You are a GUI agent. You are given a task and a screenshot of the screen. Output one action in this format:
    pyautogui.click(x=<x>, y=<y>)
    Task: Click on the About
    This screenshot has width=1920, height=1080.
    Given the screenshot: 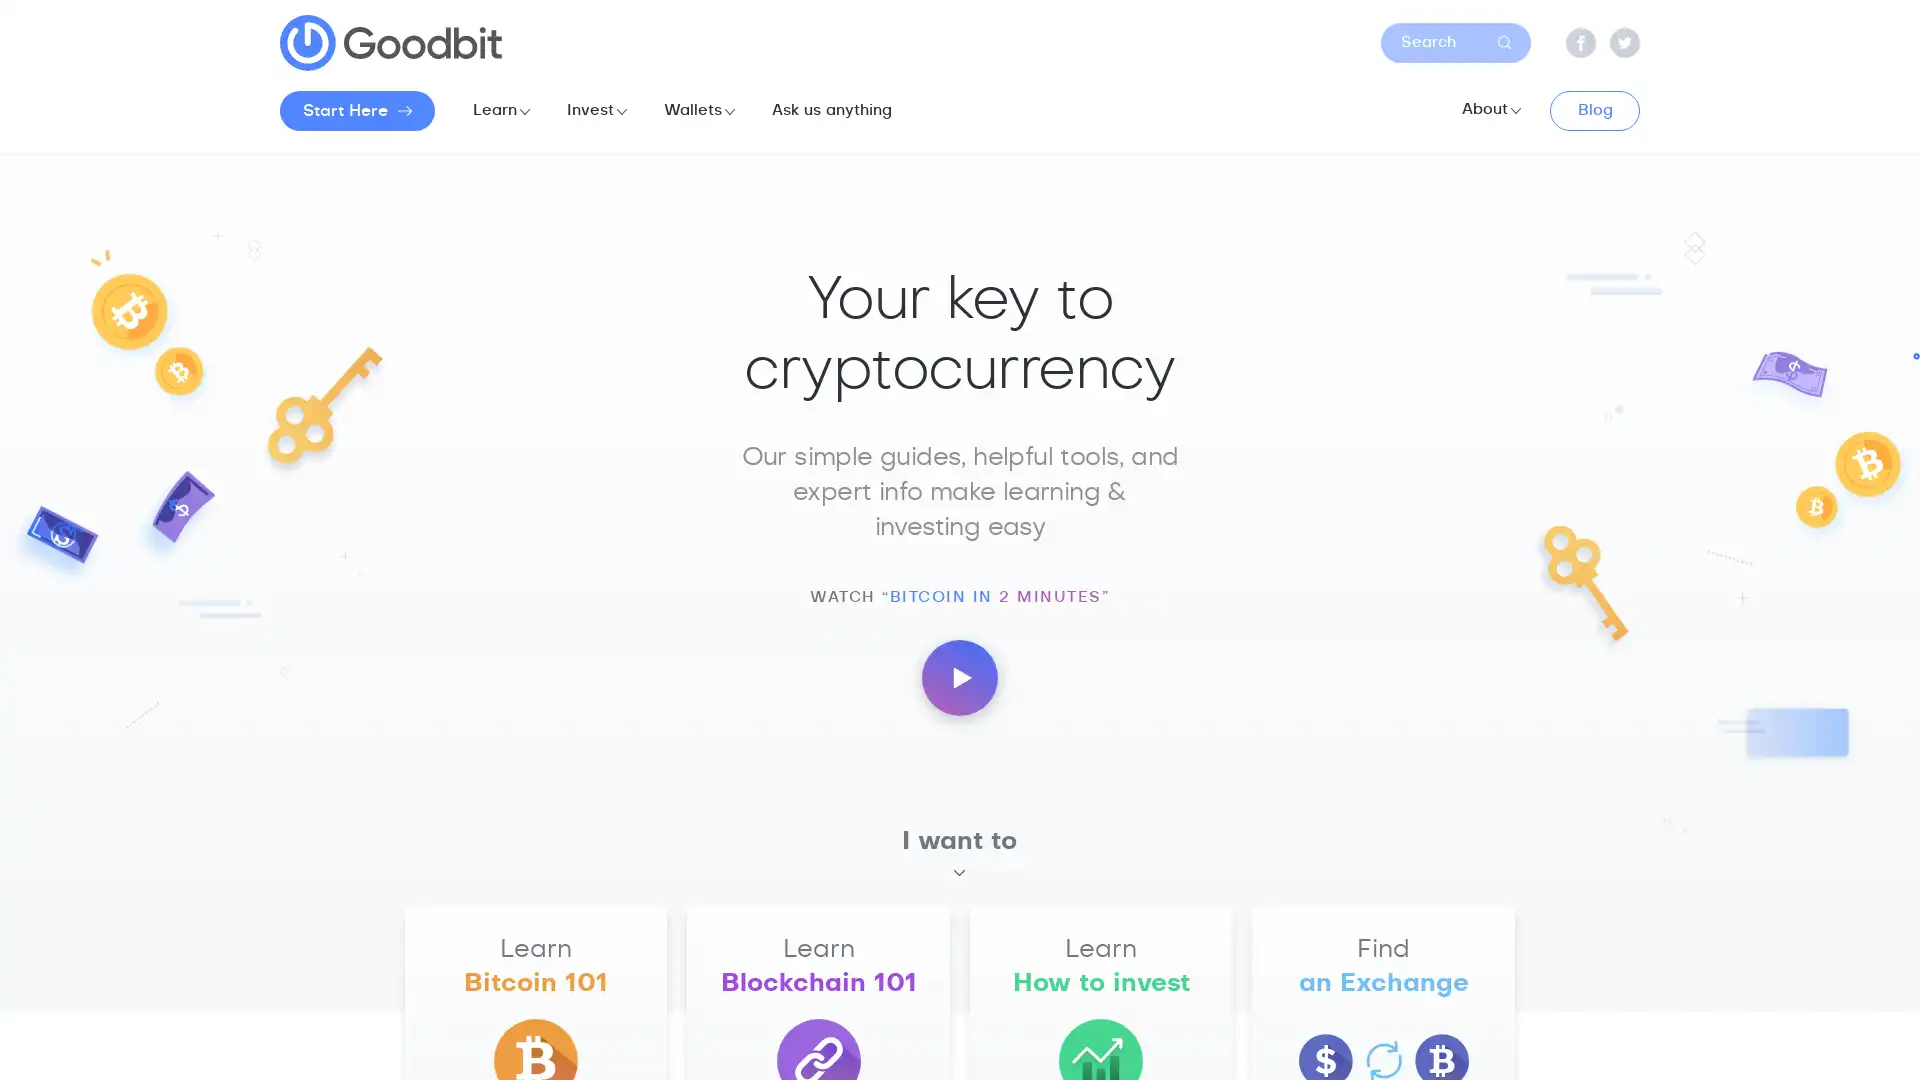 What is the action you would take?
    pyautogui.click(x=1487, y=109)
    